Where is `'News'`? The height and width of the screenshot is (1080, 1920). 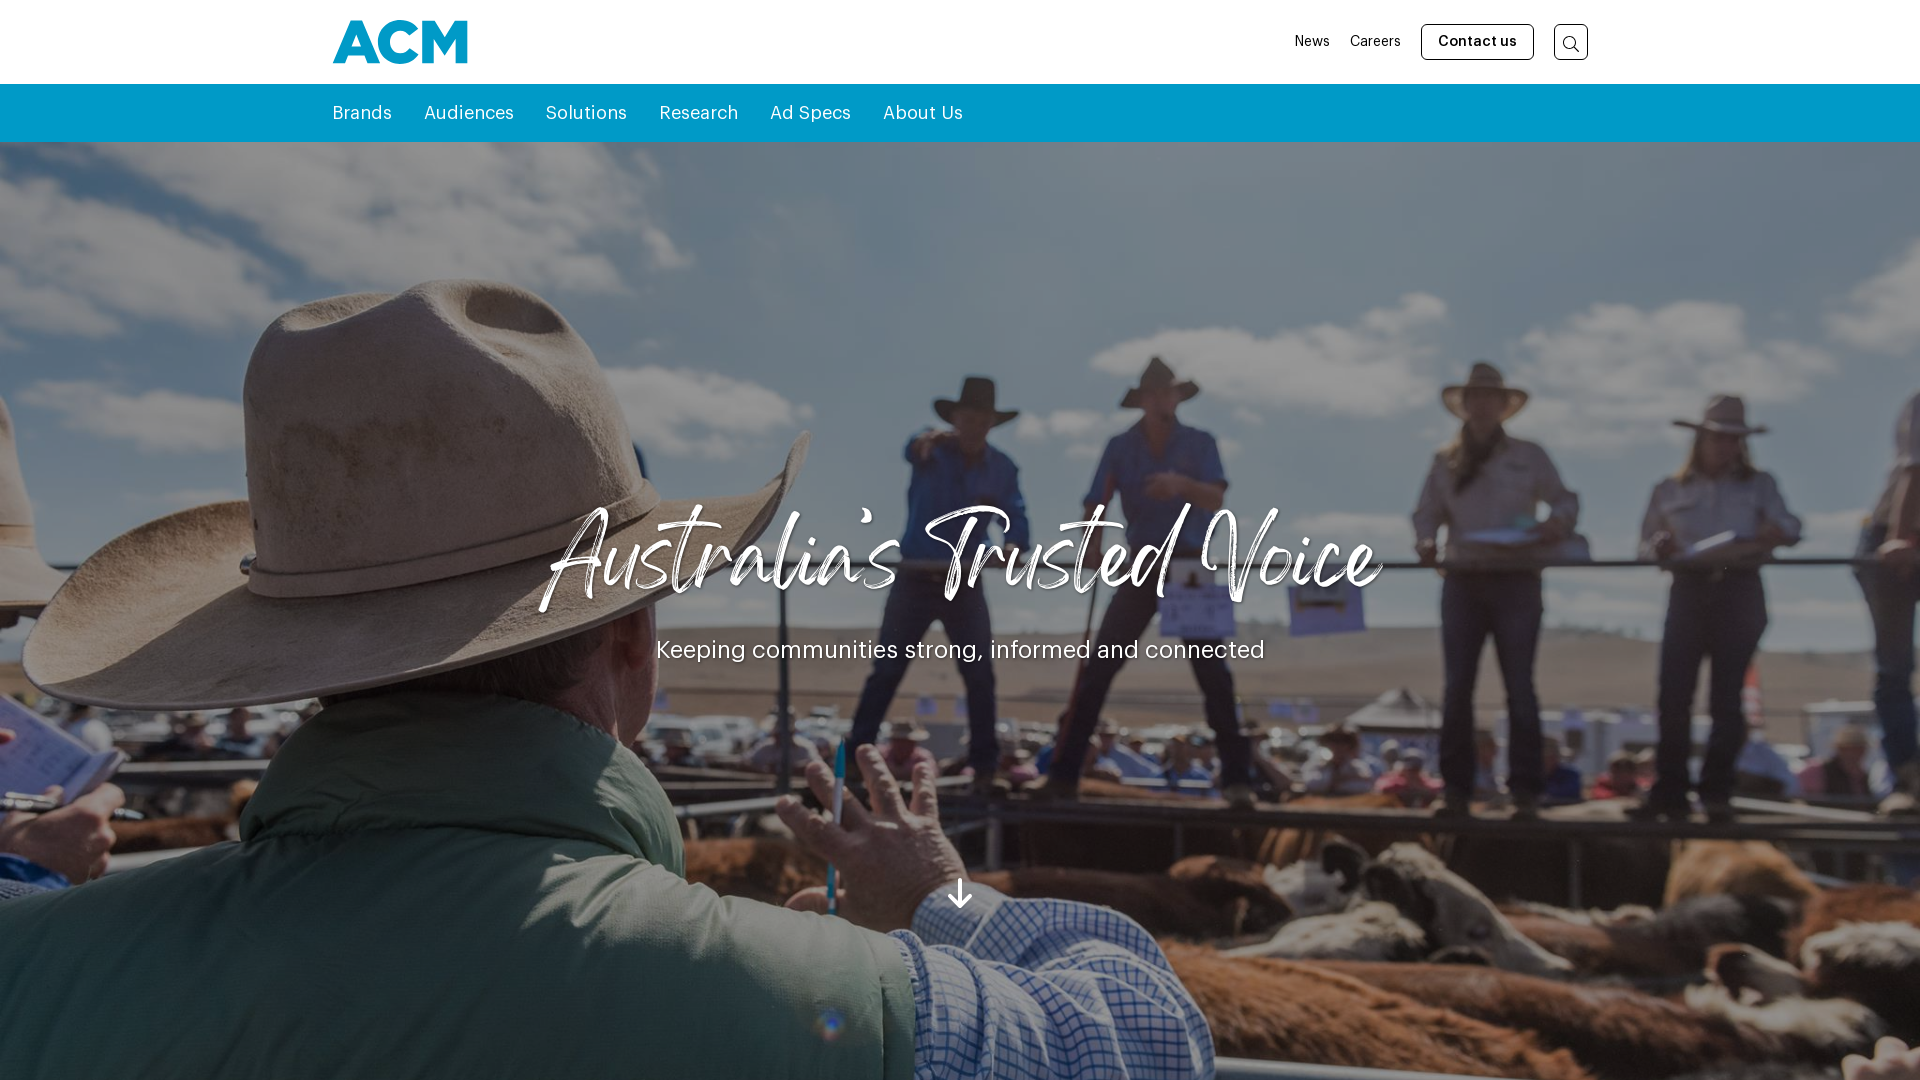
'News' is located at coordinates (1312, 42).